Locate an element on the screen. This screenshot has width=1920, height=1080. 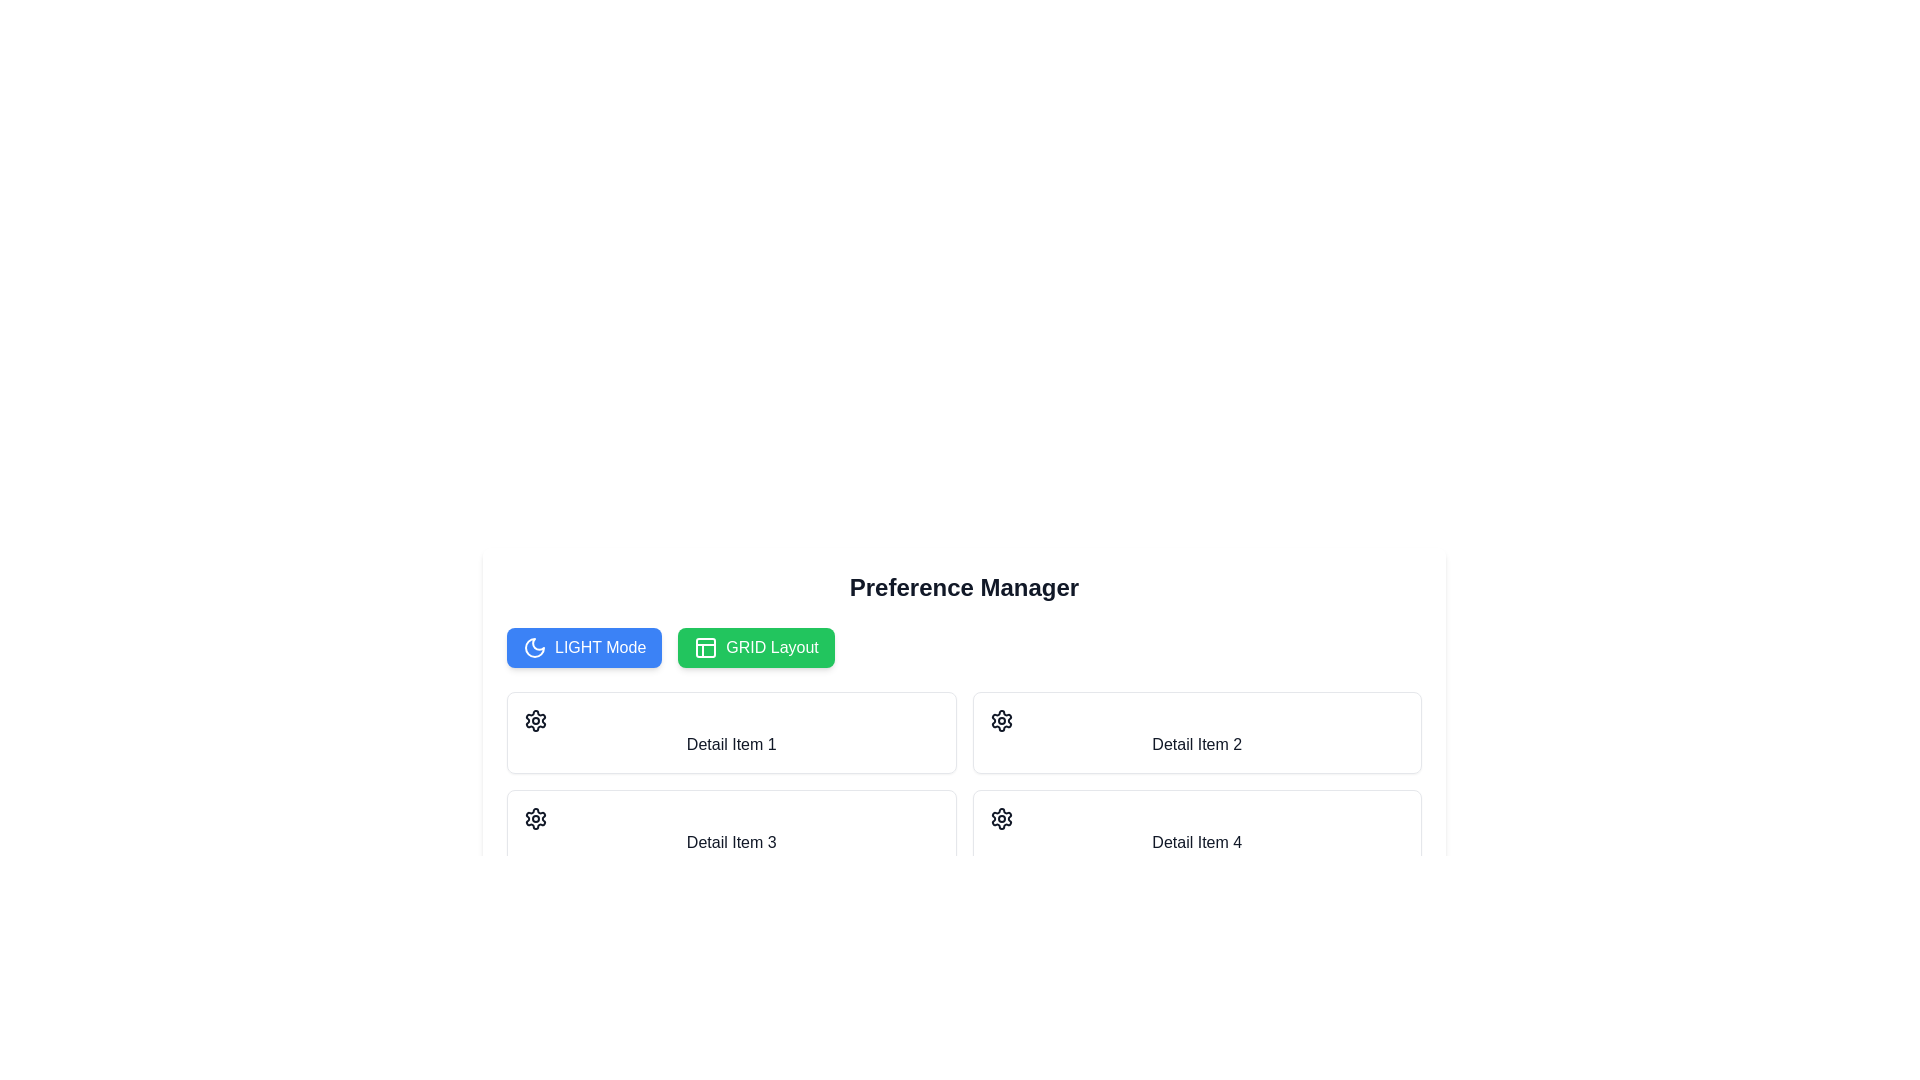
the gear icon representing settings functionality is located at coordinates (536, 818).